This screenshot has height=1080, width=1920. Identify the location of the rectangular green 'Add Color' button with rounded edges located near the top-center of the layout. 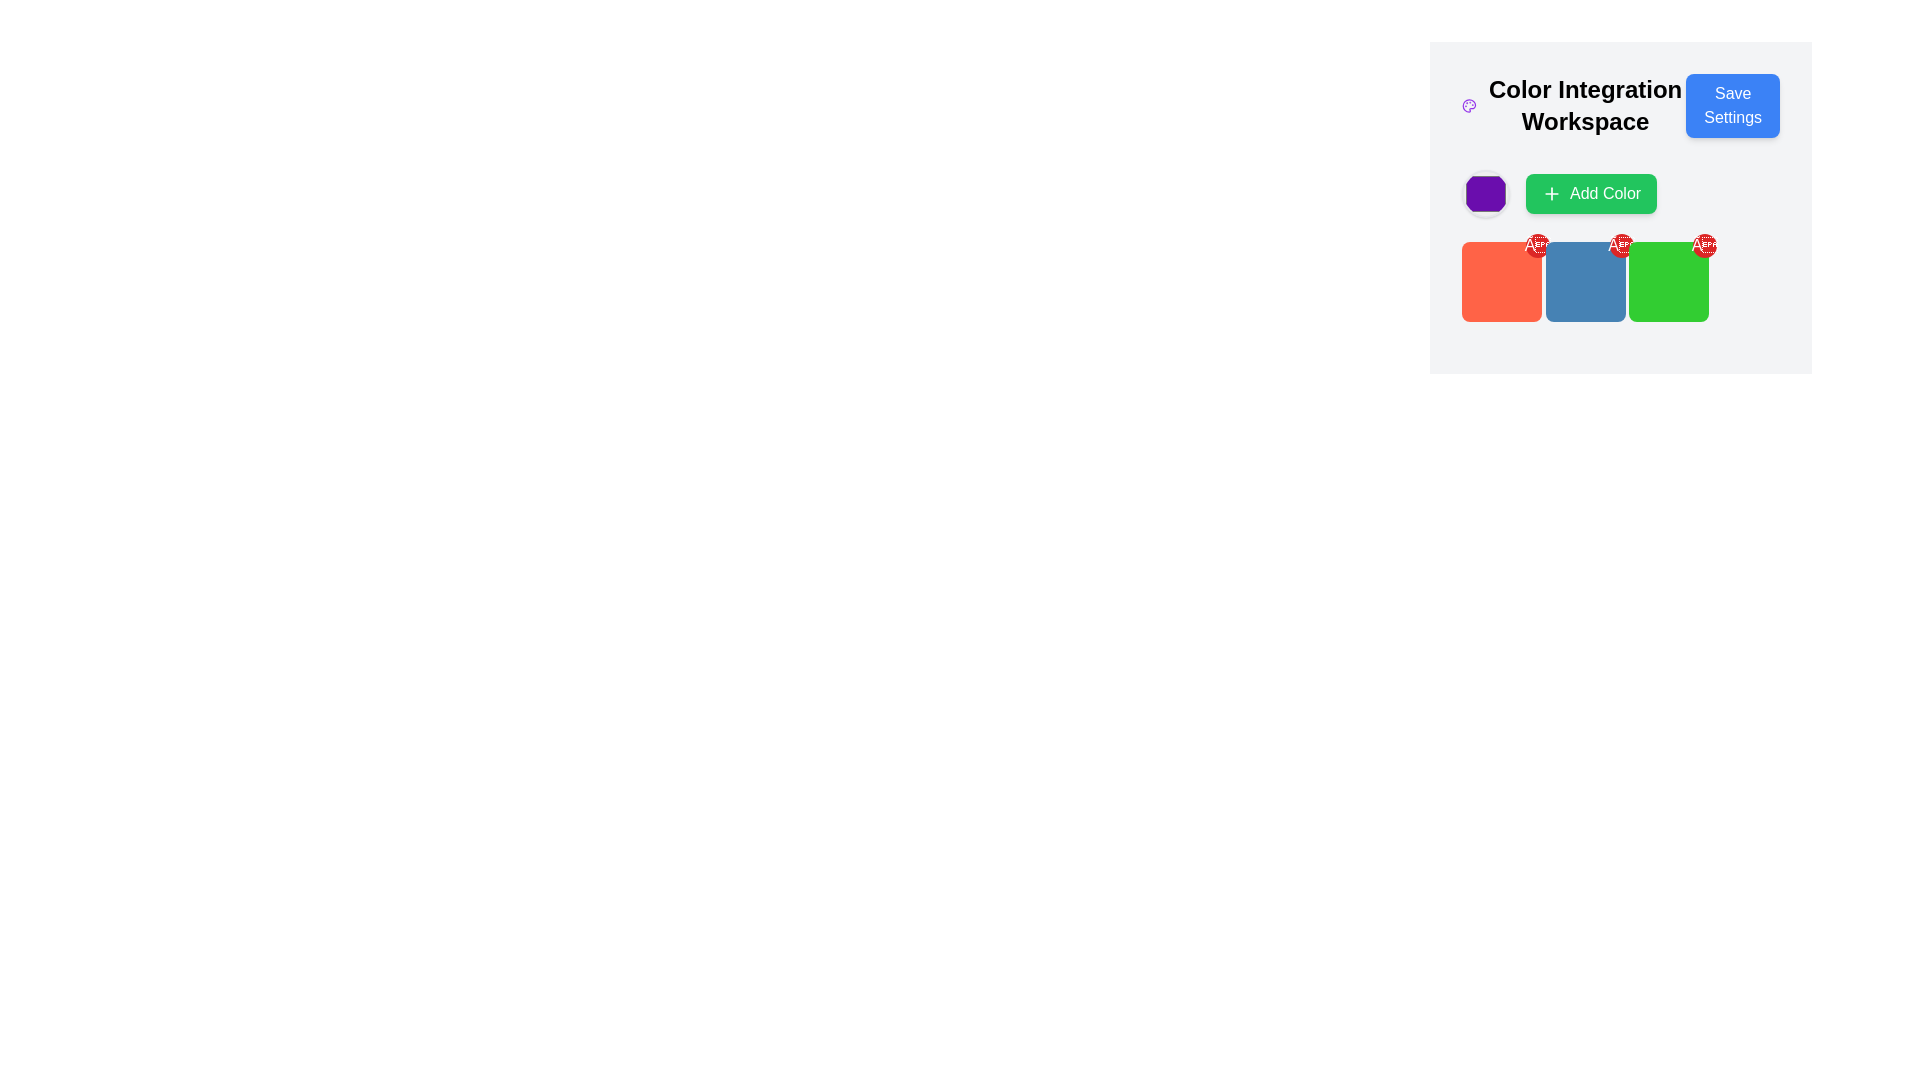
(1621, 193).